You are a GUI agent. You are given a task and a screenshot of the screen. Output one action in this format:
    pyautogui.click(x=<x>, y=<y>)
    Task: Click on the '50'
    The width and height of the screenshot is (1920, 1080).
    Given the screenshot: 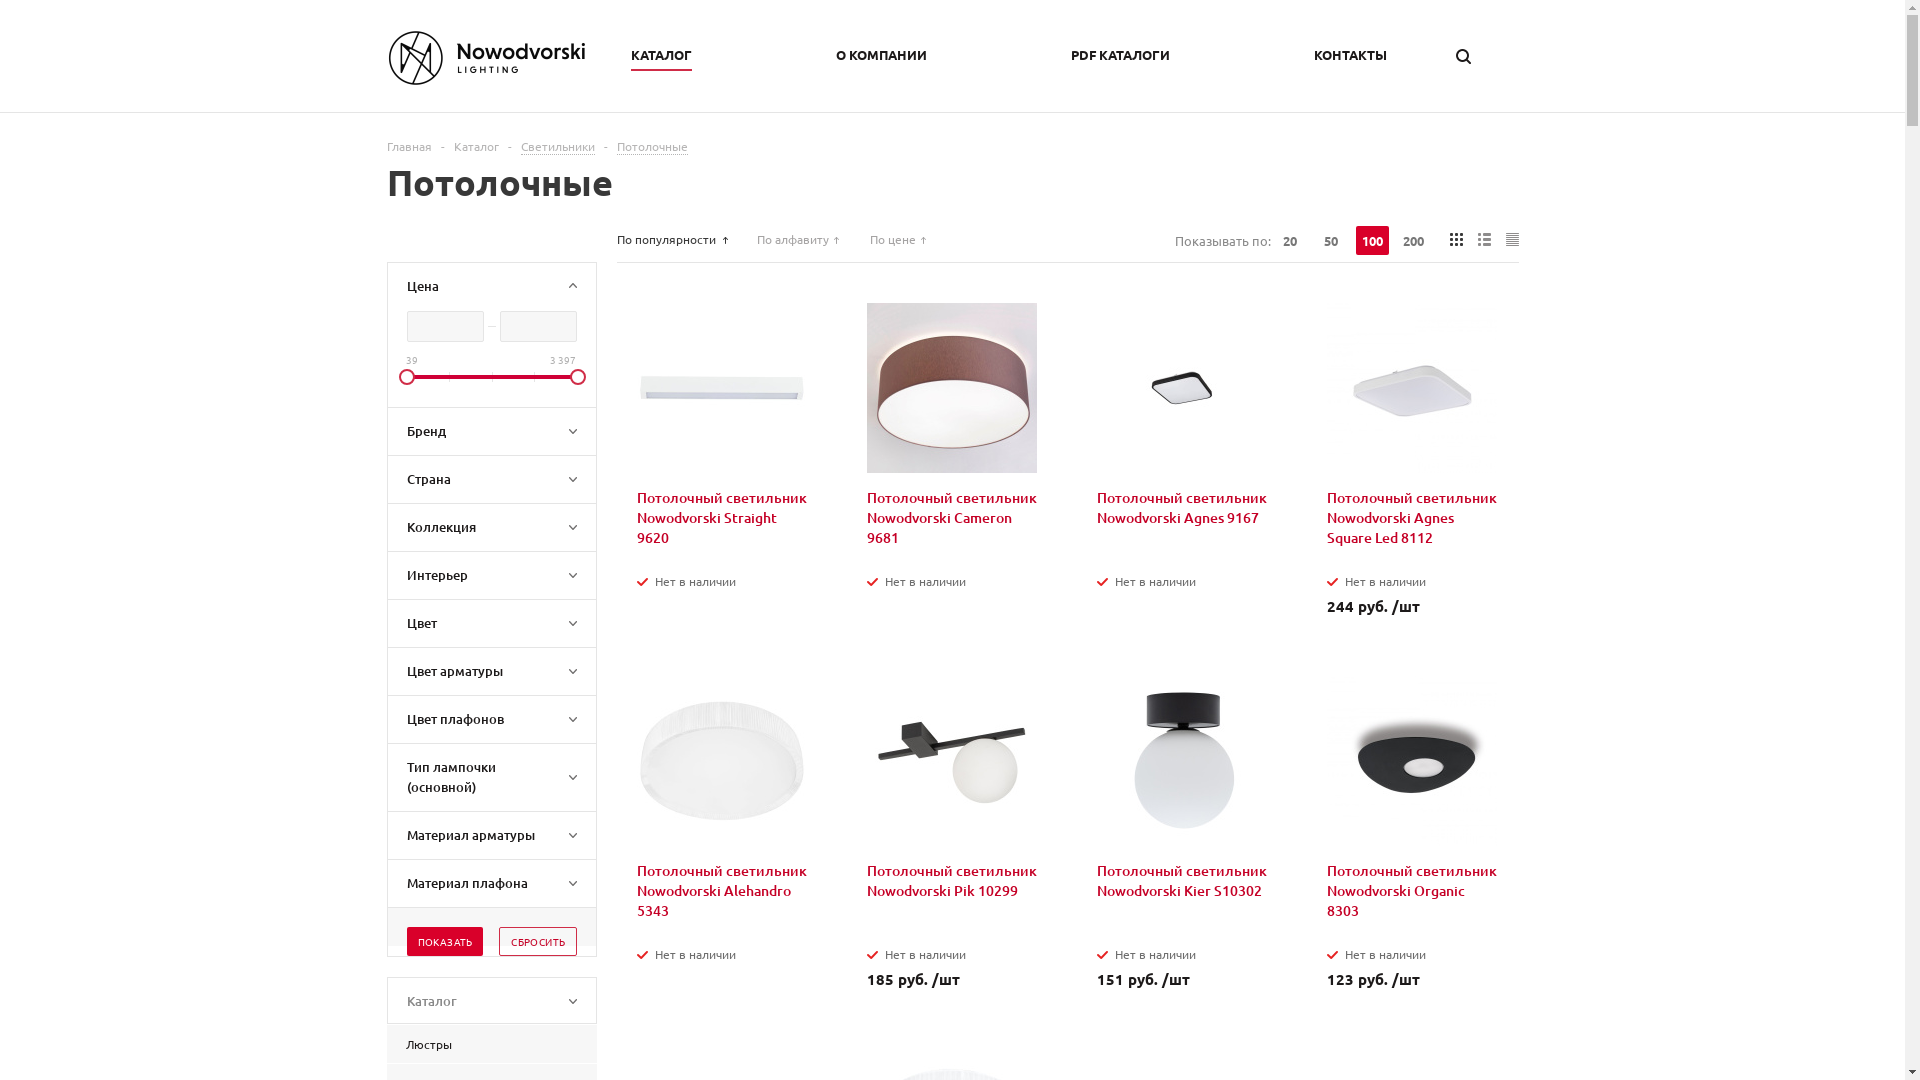 What is the action you would take?
    pyautogui.click(x=1314, y=239)
    